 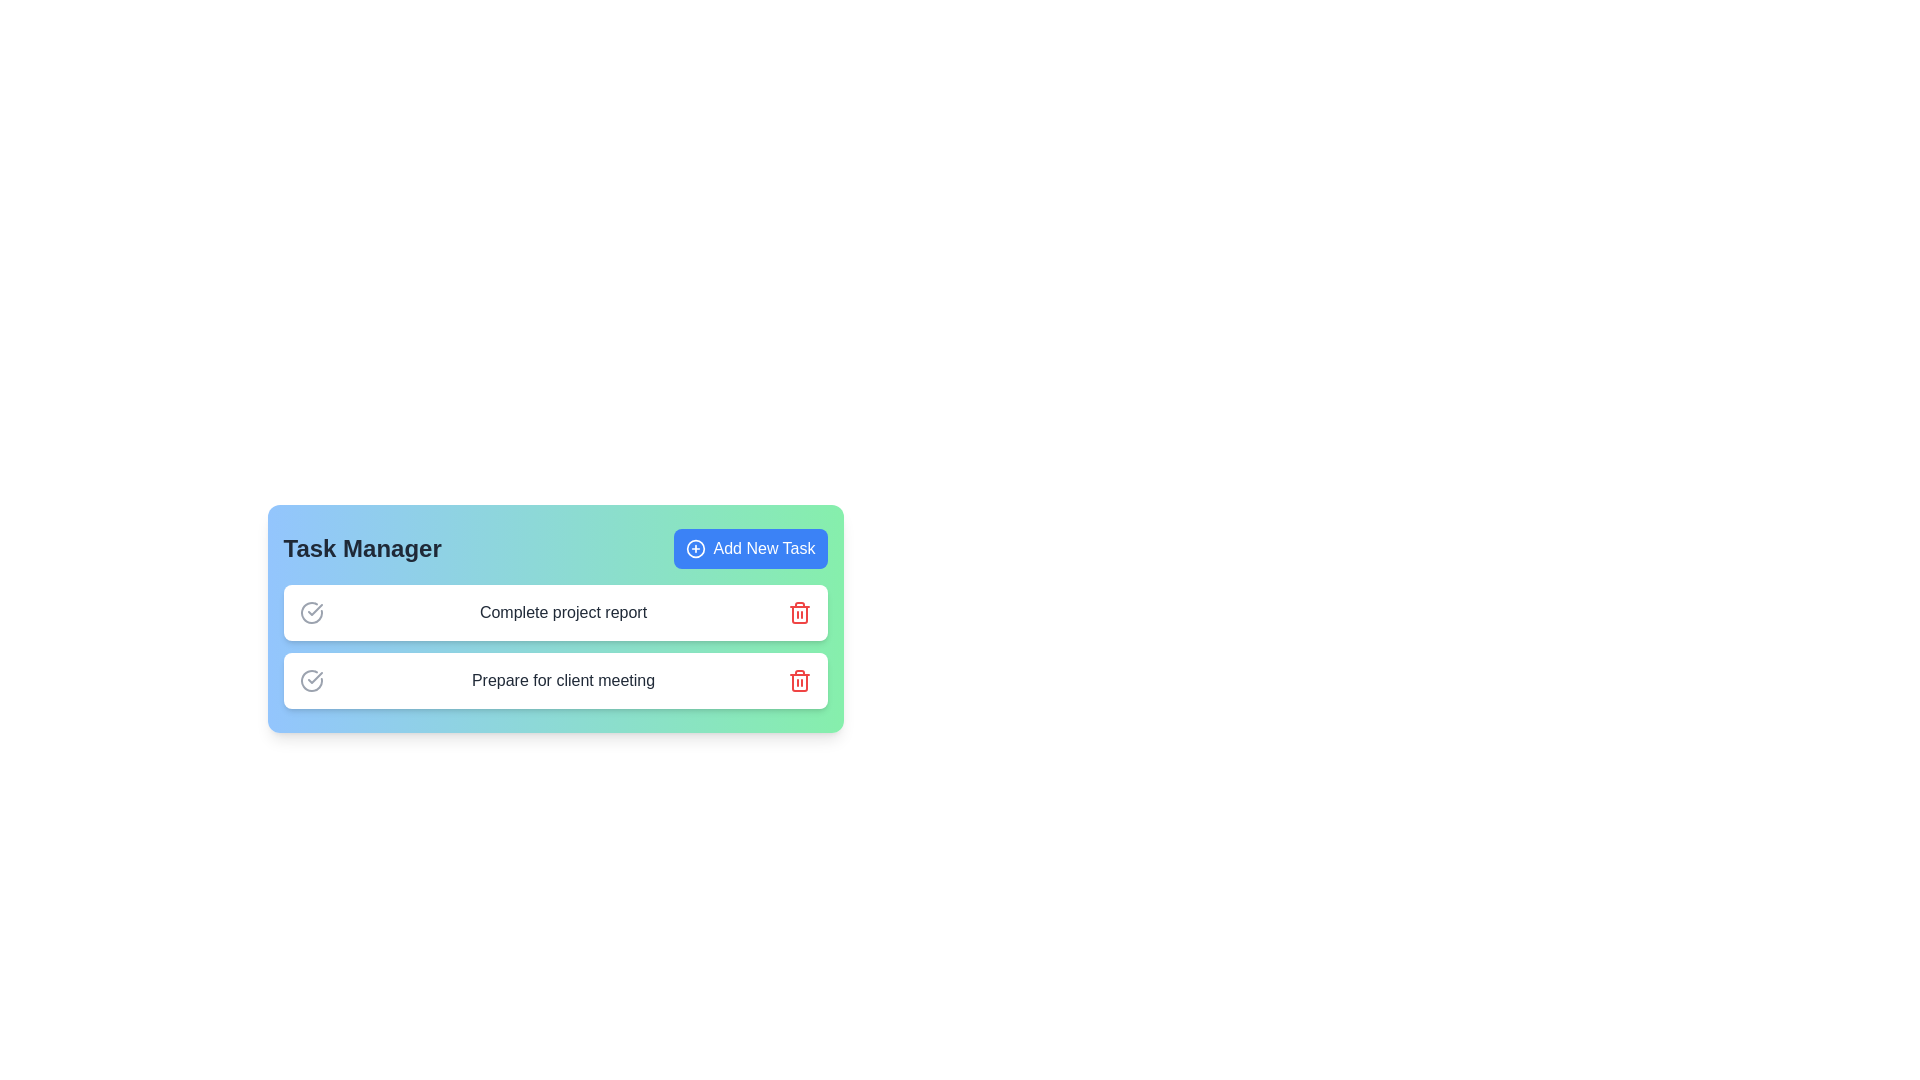 What do you see at coordinates (562, 680) in the screenshot?
I see `the text label that reads 'Prepare for client meeting', styled with a gray color and a clean sans-serif font, located in the second task item of the task list` at bounding box center [562, 680].